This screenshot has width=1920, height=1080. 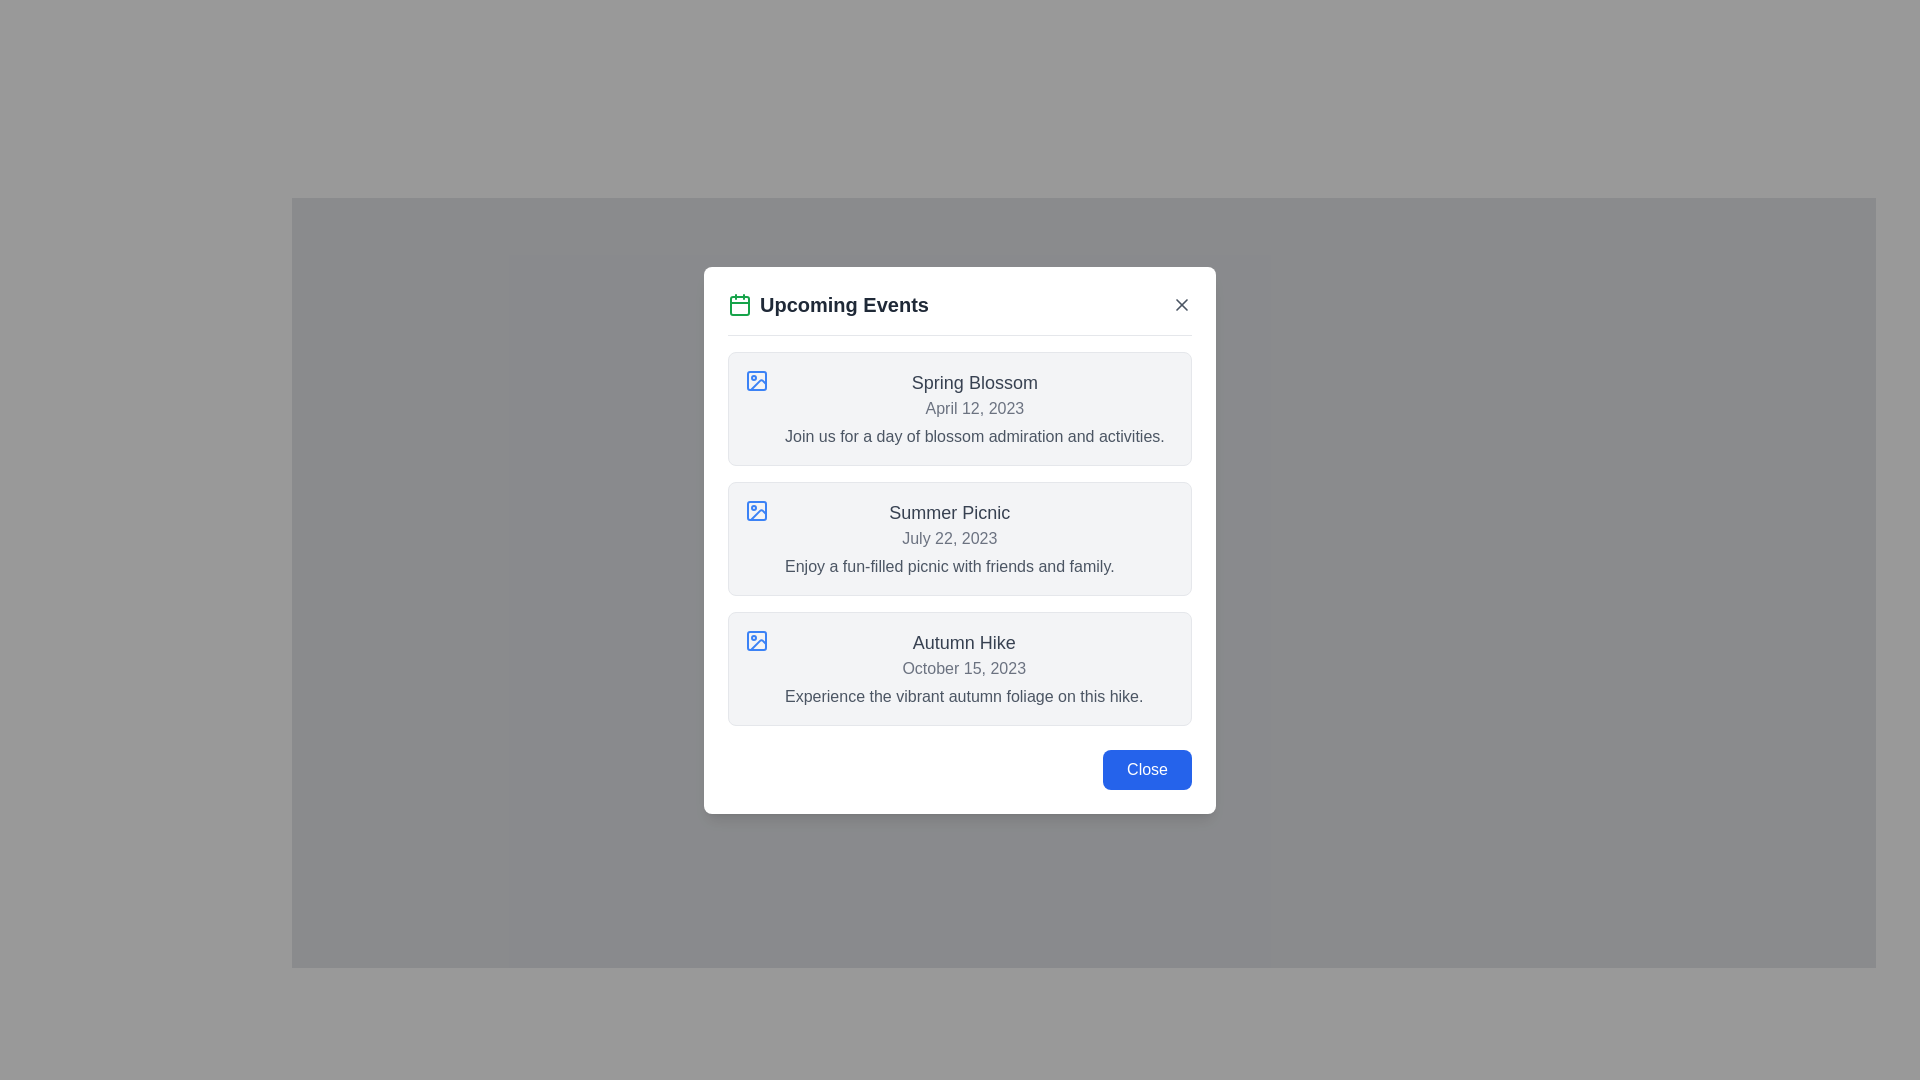 What do you see at coordinates (756, 380) in the screenshot?
I see `the small icon with a blue outline resembling a picture frame with a circle inside, located in the first card titled 'Spring Blossom', to the left of the text section` at bounding box center [756, 380].